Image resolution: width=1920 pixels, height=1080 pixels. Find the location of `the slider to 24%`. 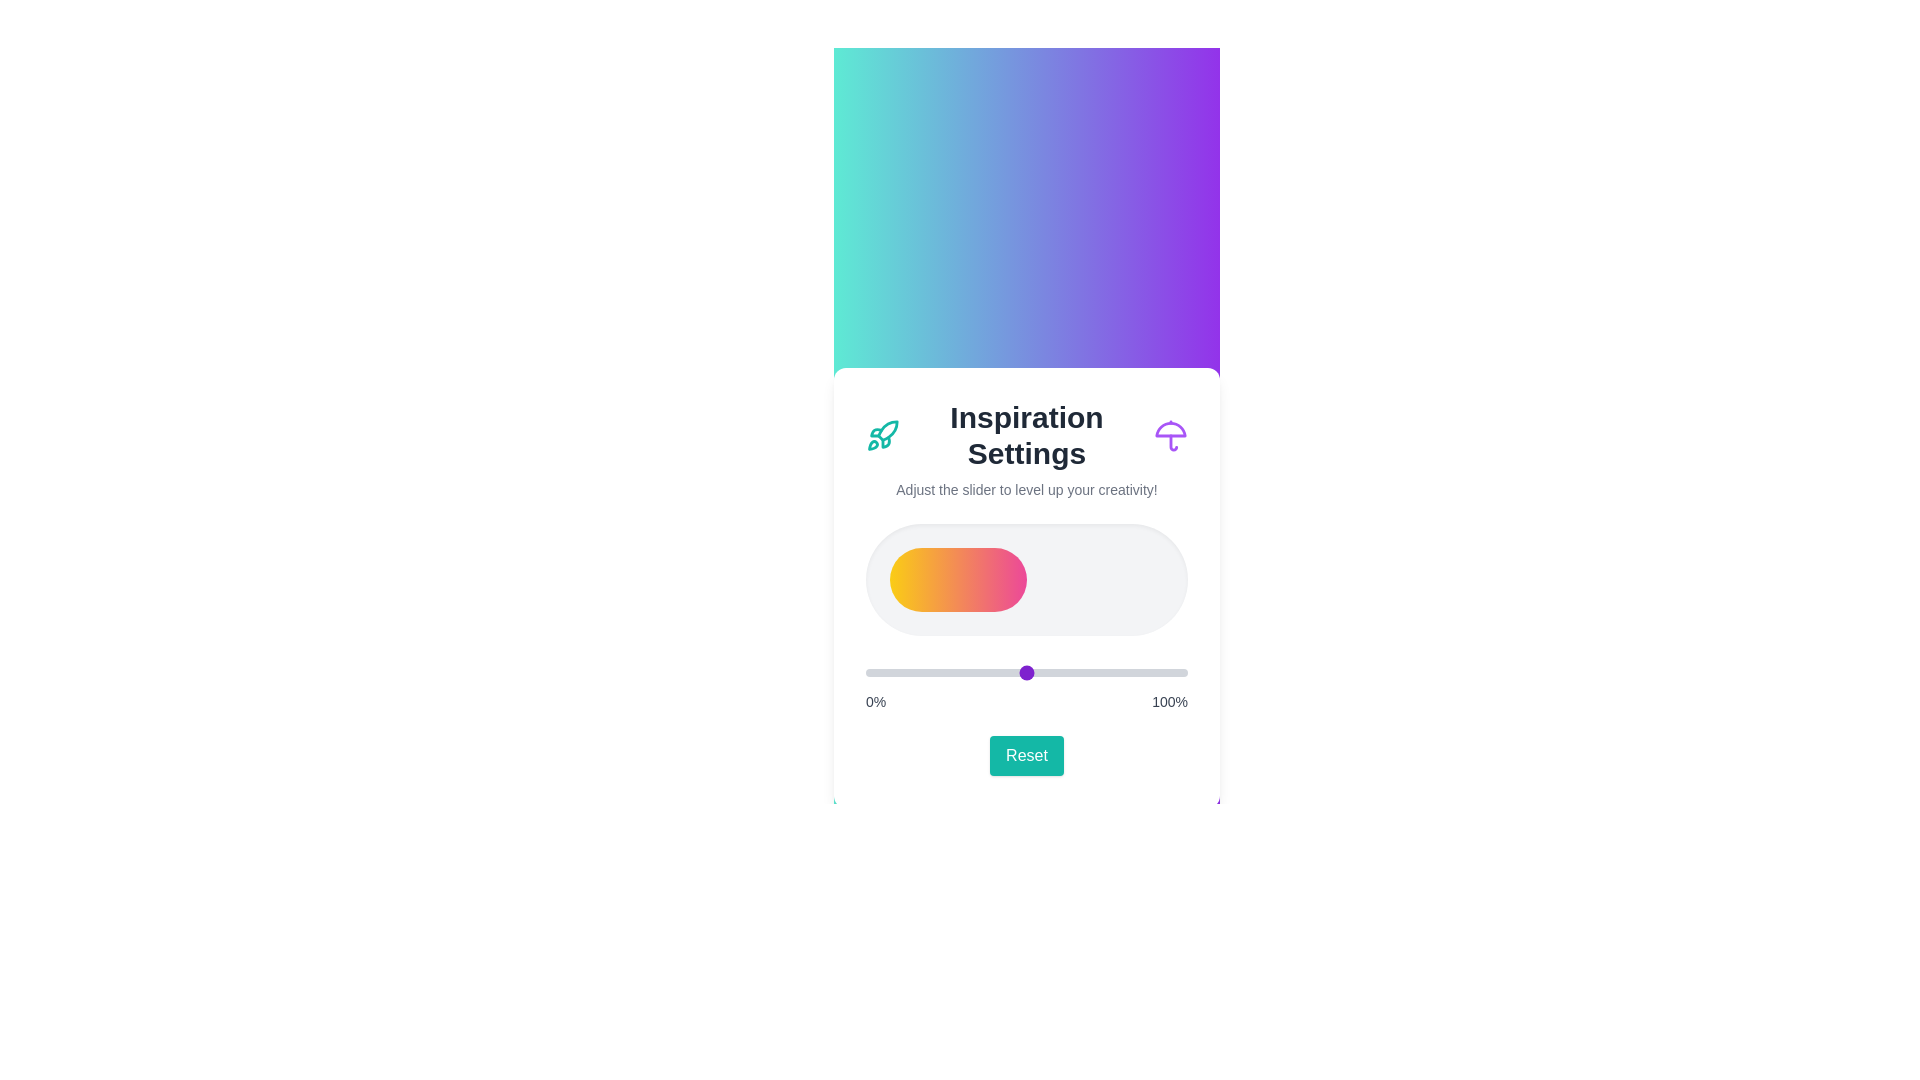

the slider to 24% is located at coordinates (942, 672).